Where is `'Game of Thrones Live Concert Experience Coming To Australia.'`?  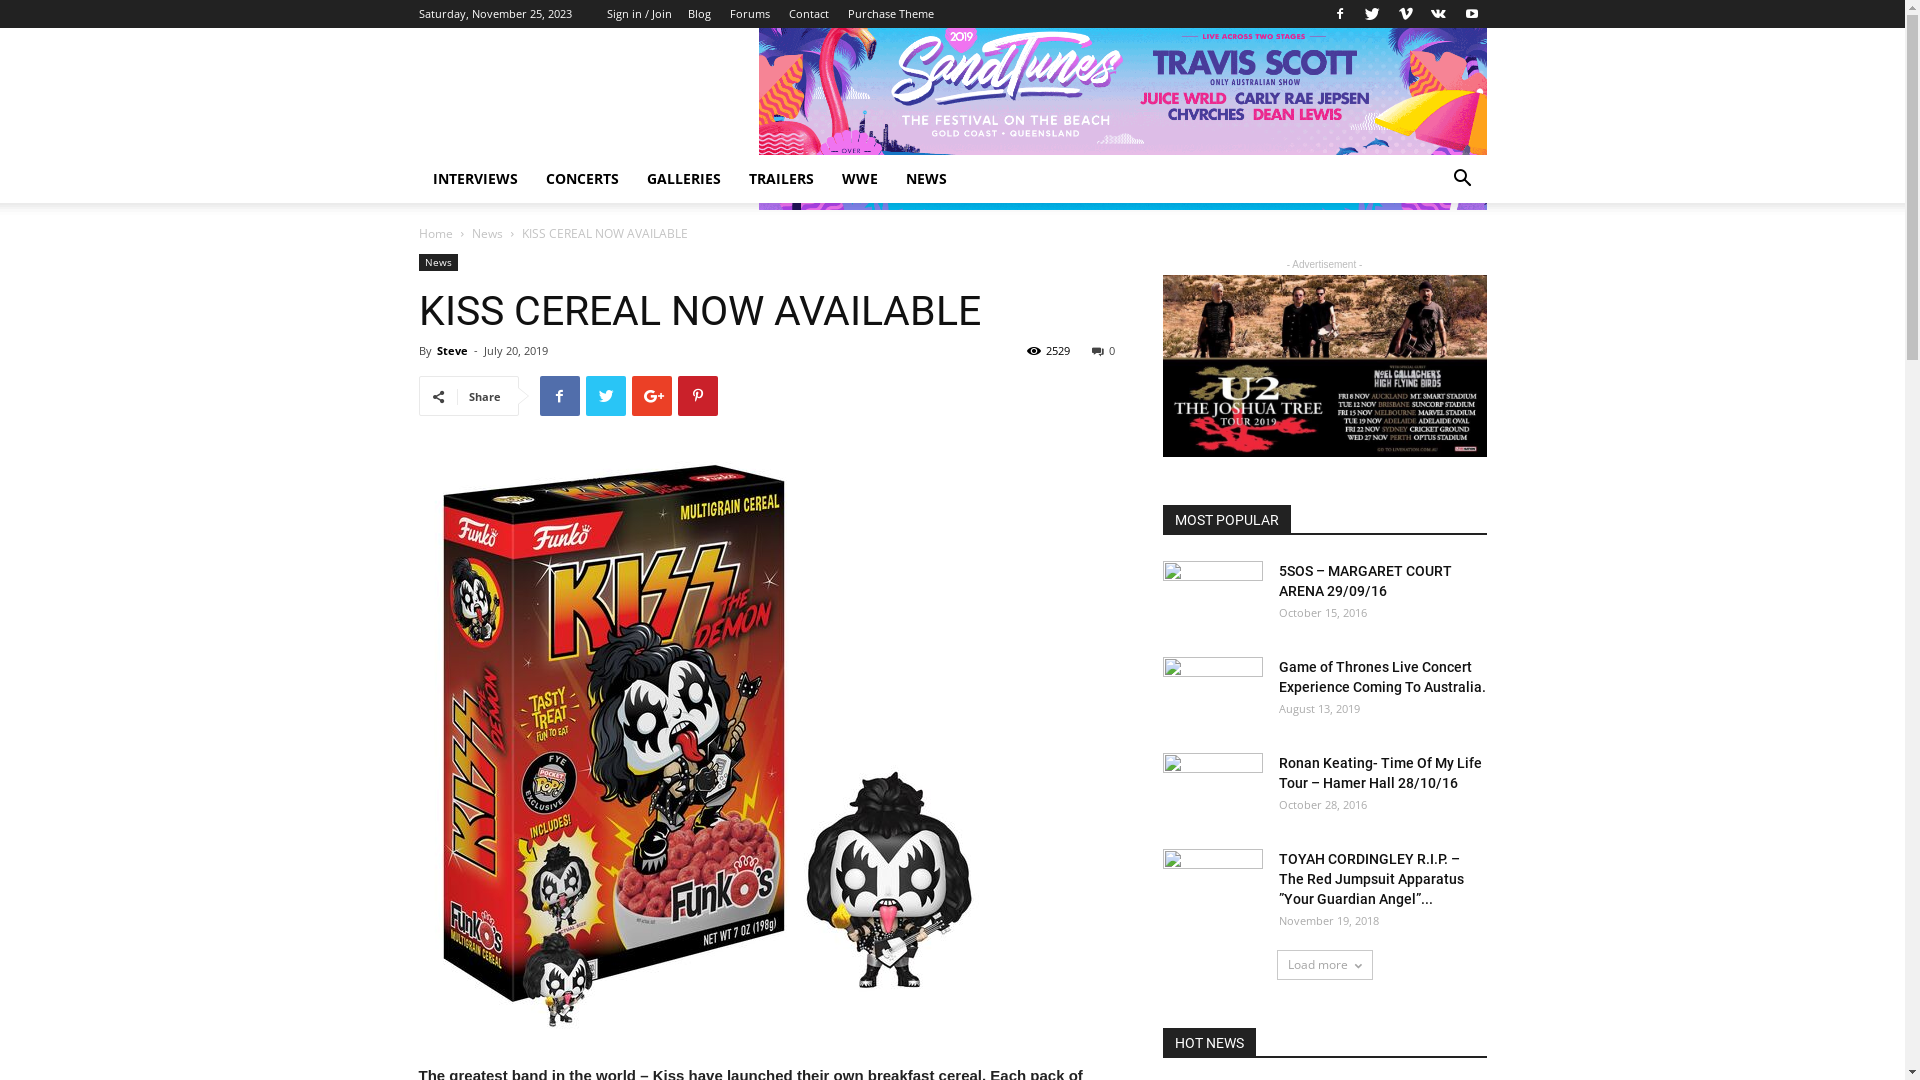 'Game of Thrones Live Concert Experience Coming To Australia.' is located at coordinates (1211, 690).